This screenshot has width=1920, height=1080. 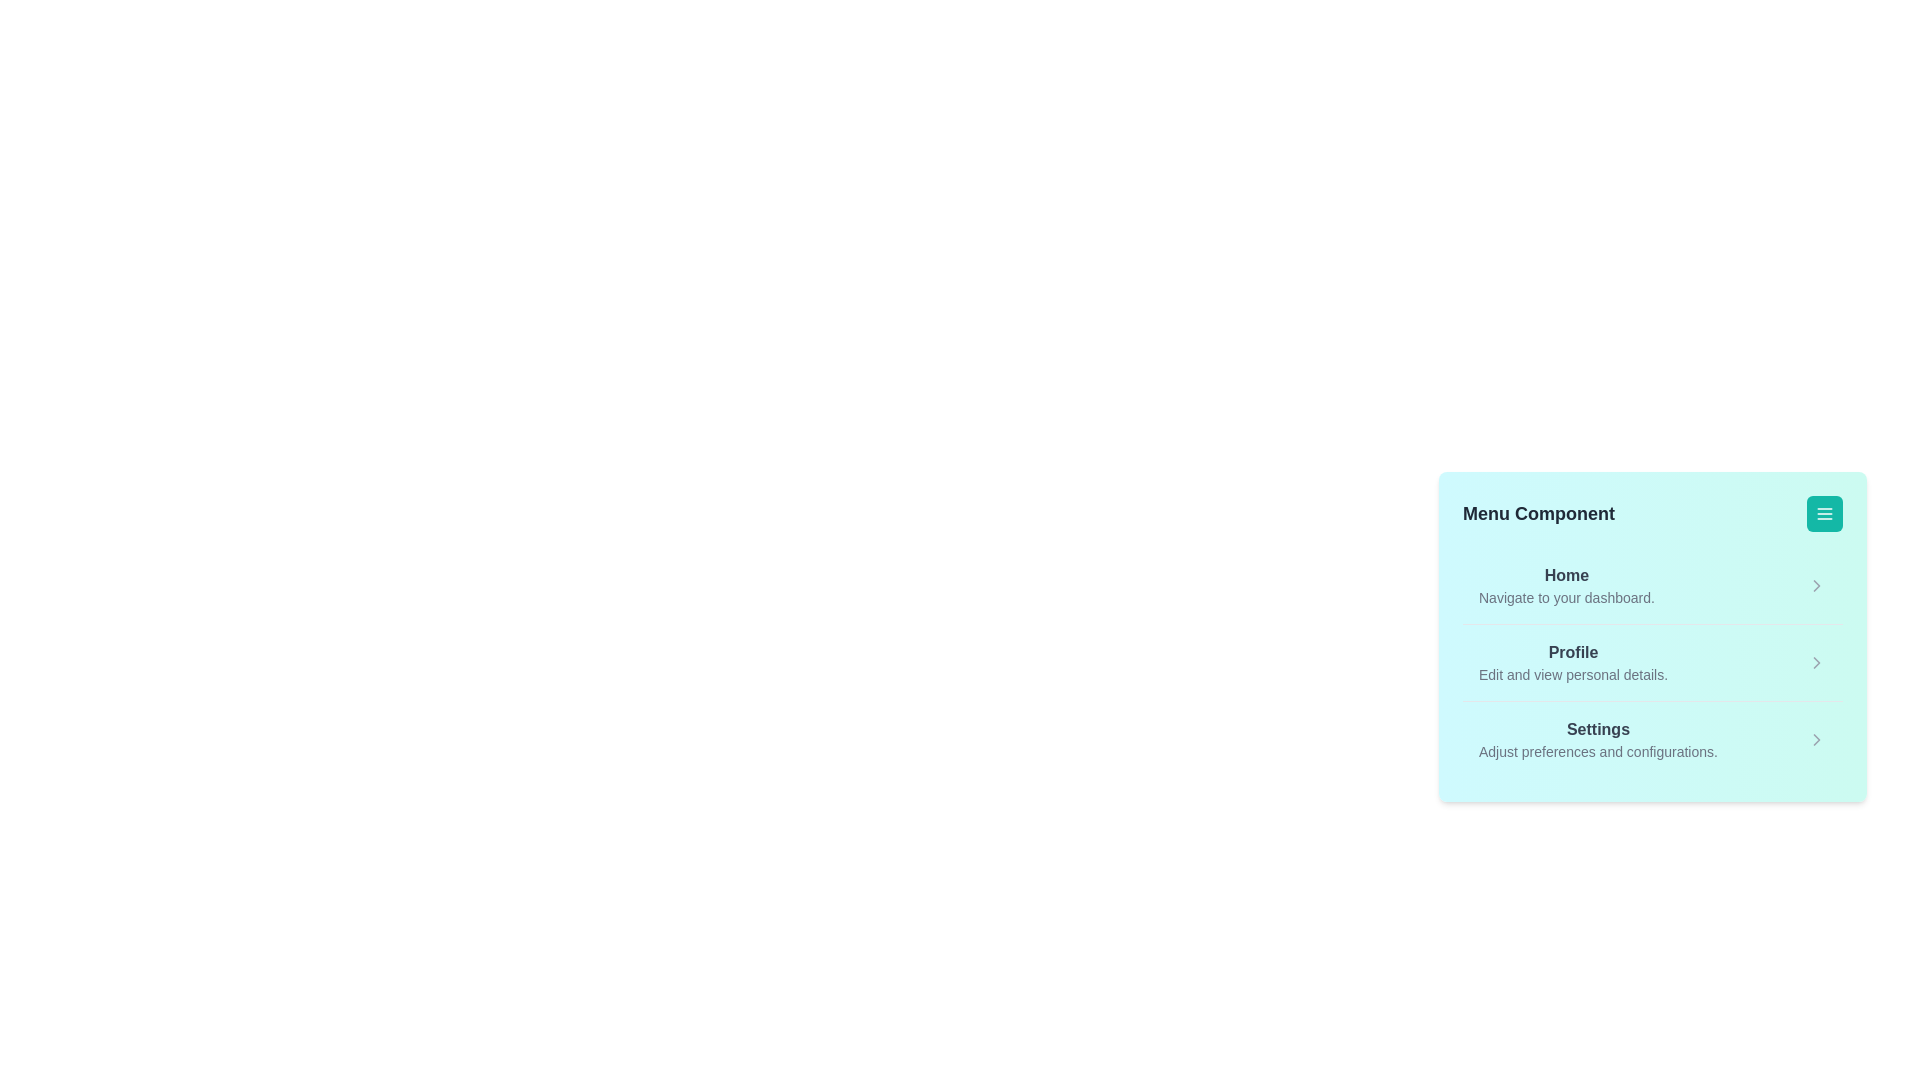 What do you see at coordinates (1817, 740) in the screenshot?
I see `arrow icon next to the menu item labeled Settings` at bounding box center [1817, 740].